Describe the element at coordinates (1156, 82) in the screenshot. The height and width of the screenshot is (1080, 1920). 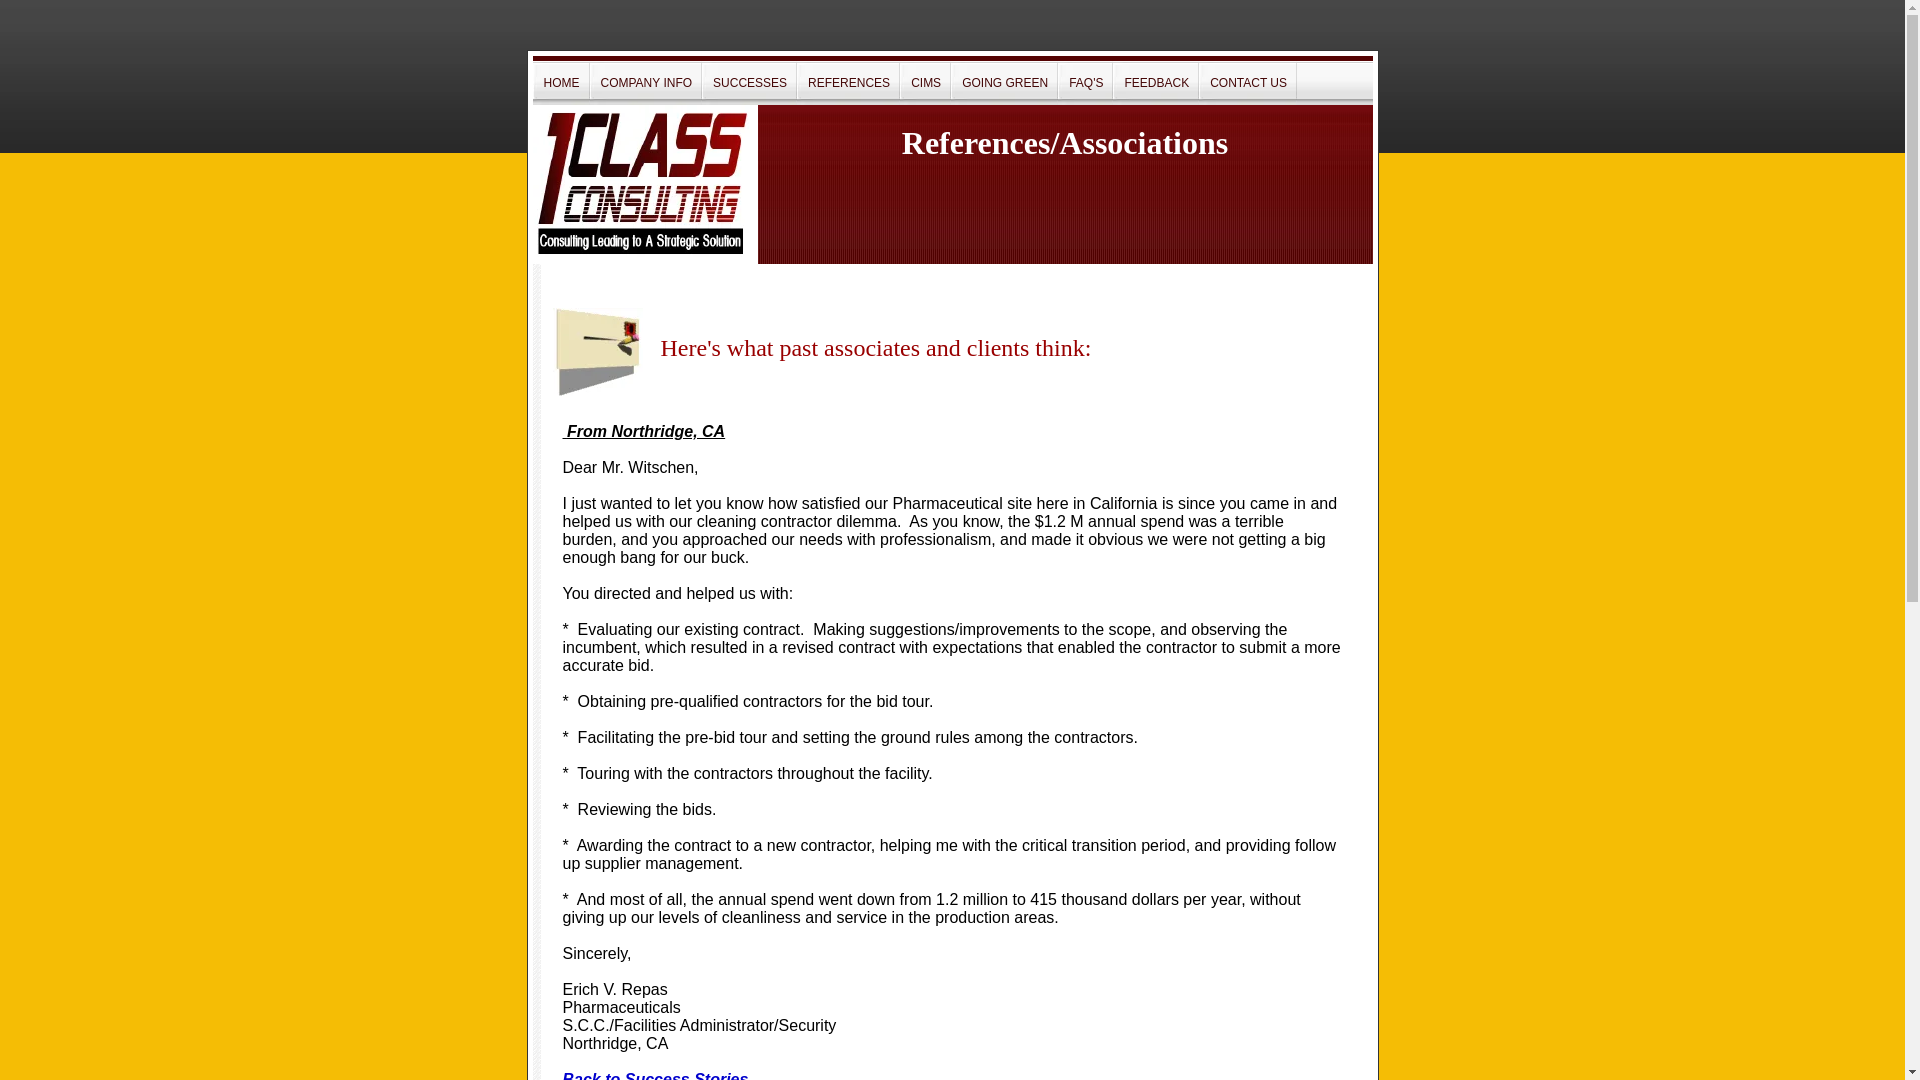
I see `'FEEDBACK'` at that location.